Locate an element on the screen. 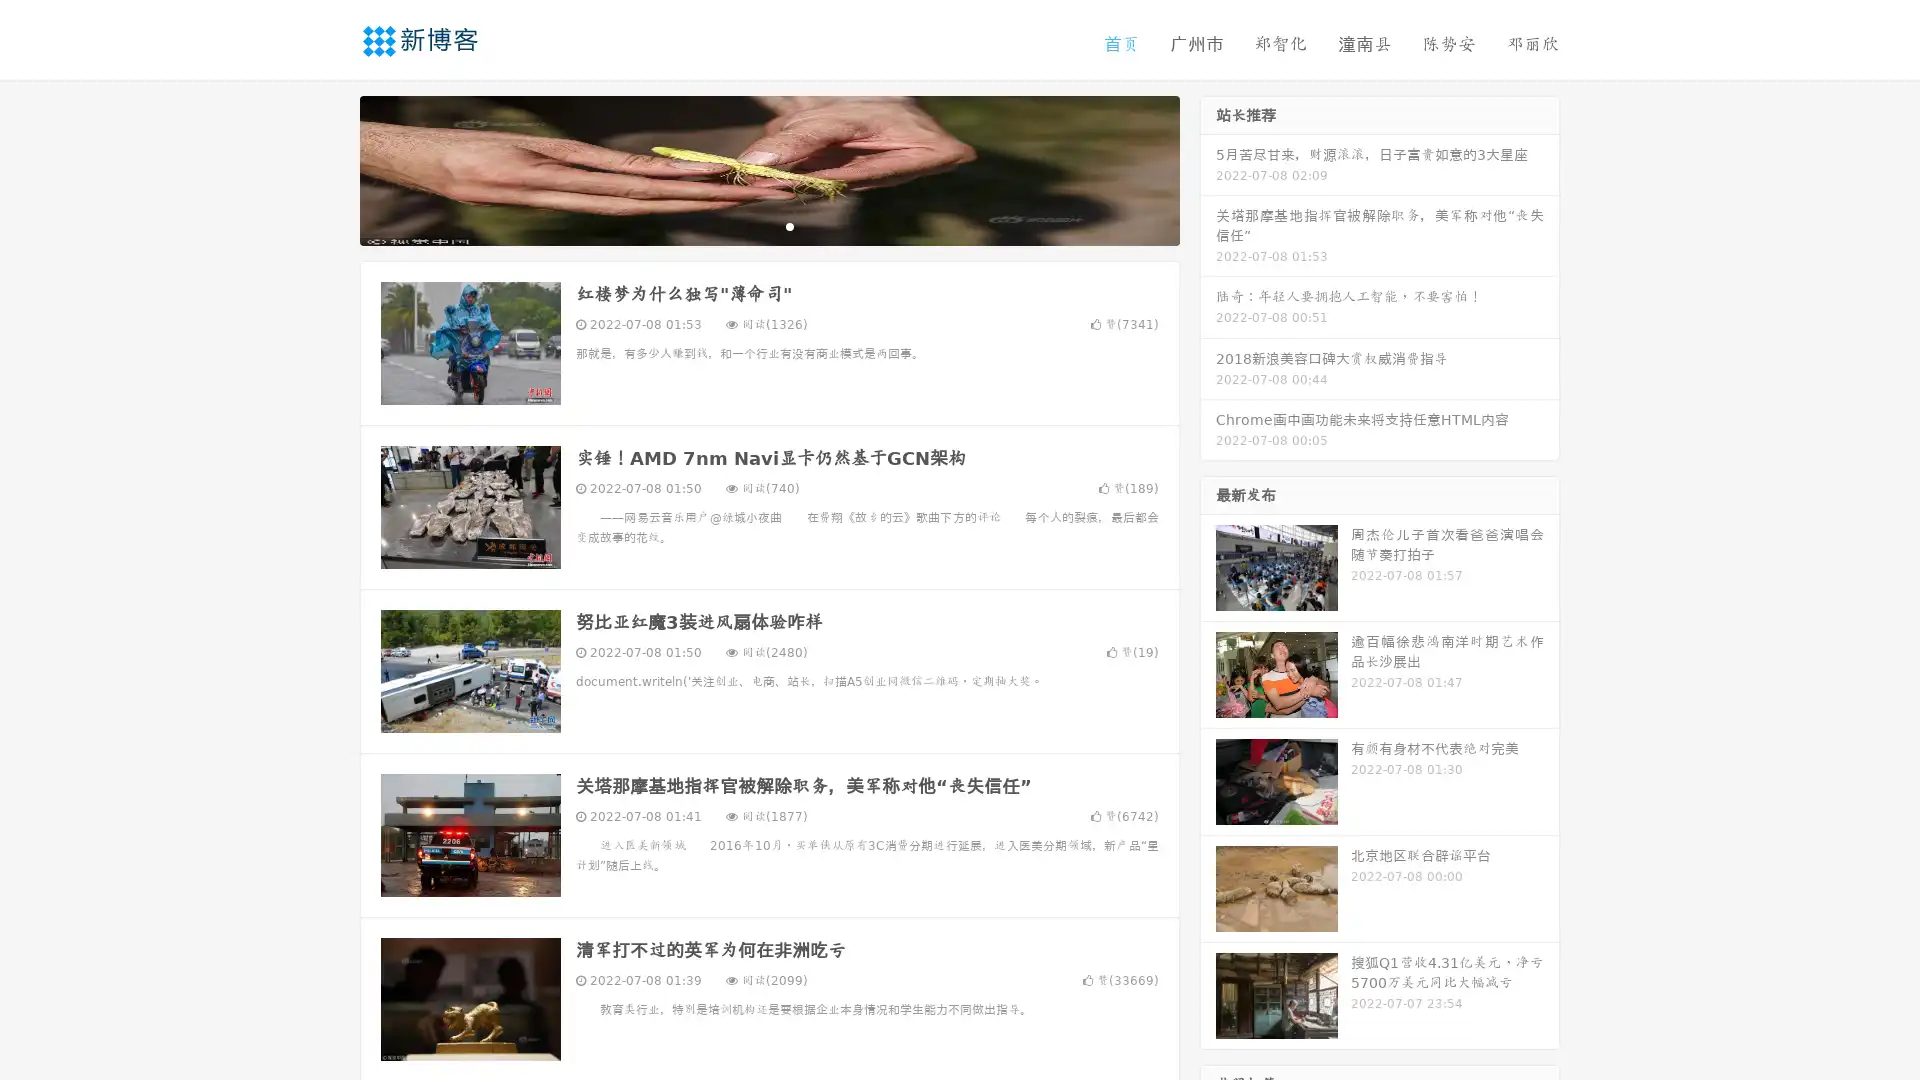  Previous slide is located at coordinates (330, 168).